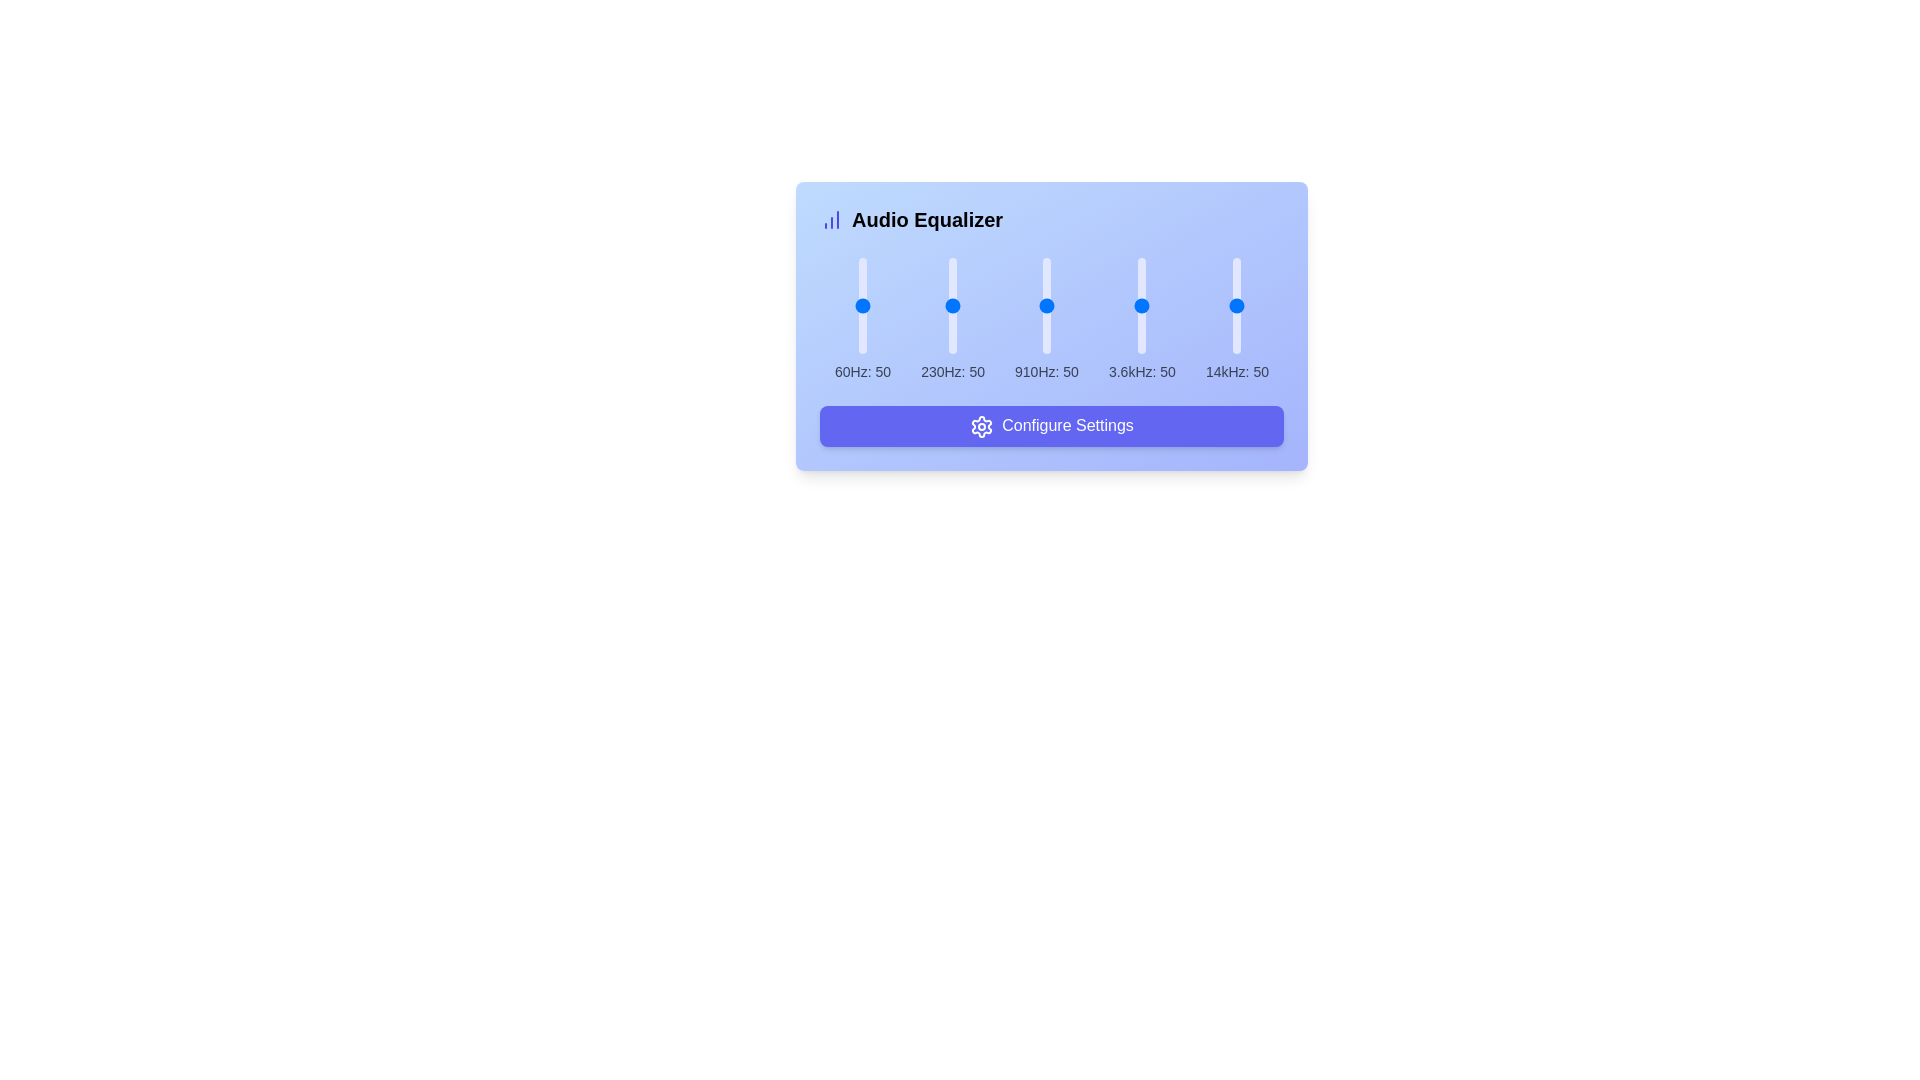  I want to click on the 3.6kHz slider, so click(1142, 268).